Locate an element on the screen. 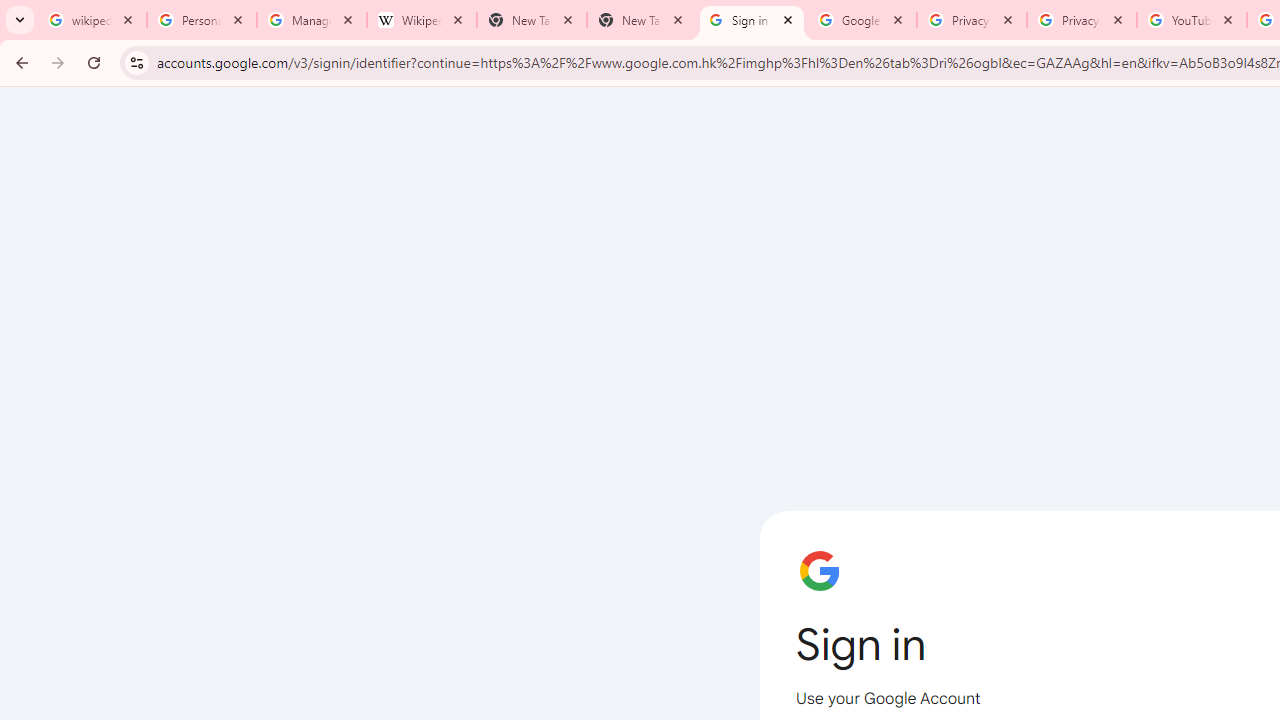 The width and height of the screenshot is (1280, 720). 'Personalization & Google Search results - Google Search Help' is located at coordinates (202, 20).